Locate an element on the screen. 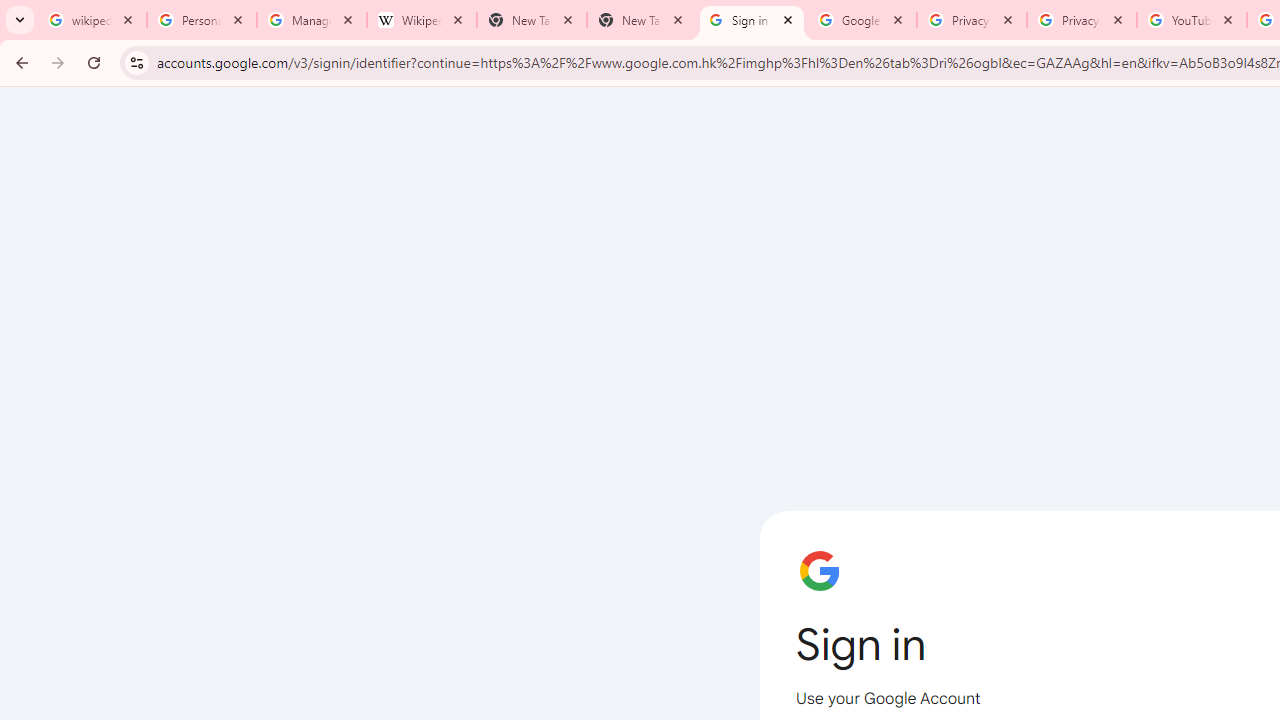 The width and height of the screenshot is (1280, 720). 'Personalization & Google Search results - Google Search Help' is located at coordinates (202, 20).